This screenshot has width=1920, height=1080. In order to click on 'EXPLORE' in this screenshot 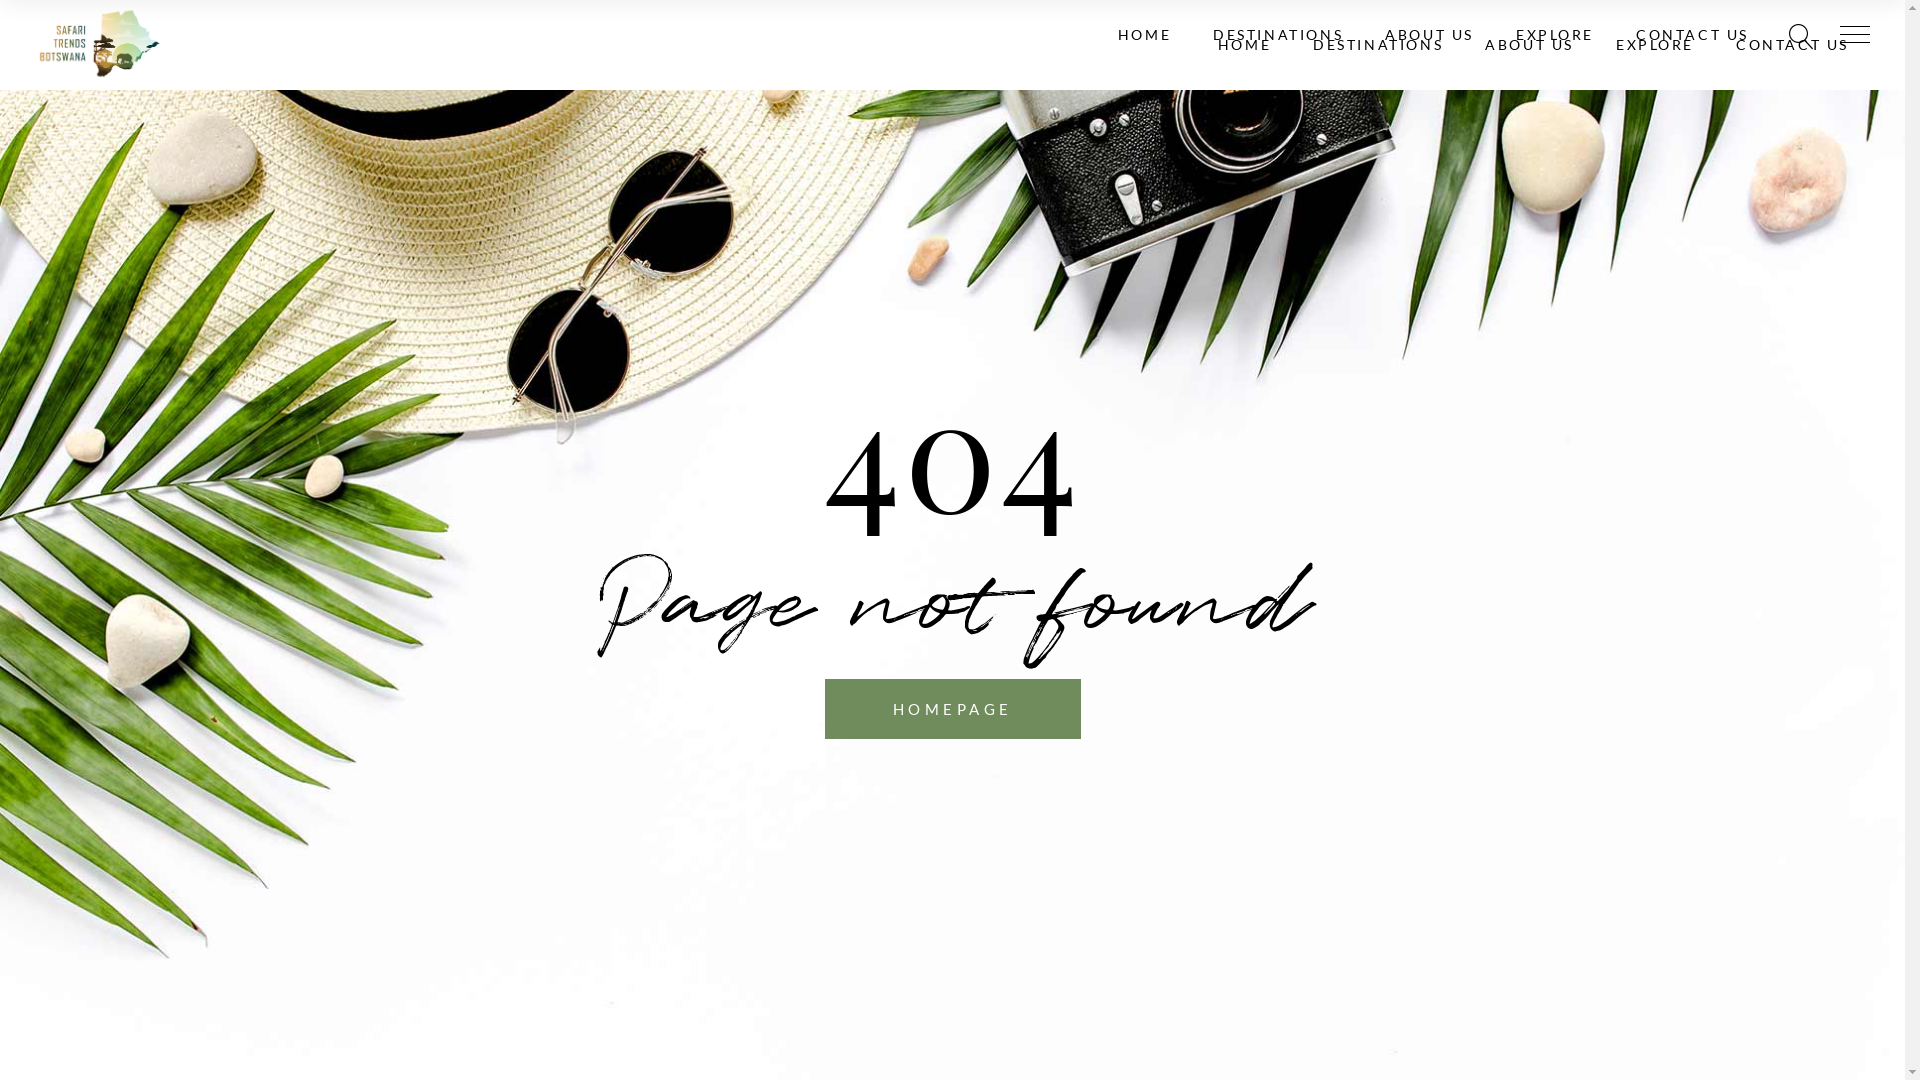, I will do `click(1554, 34)`.